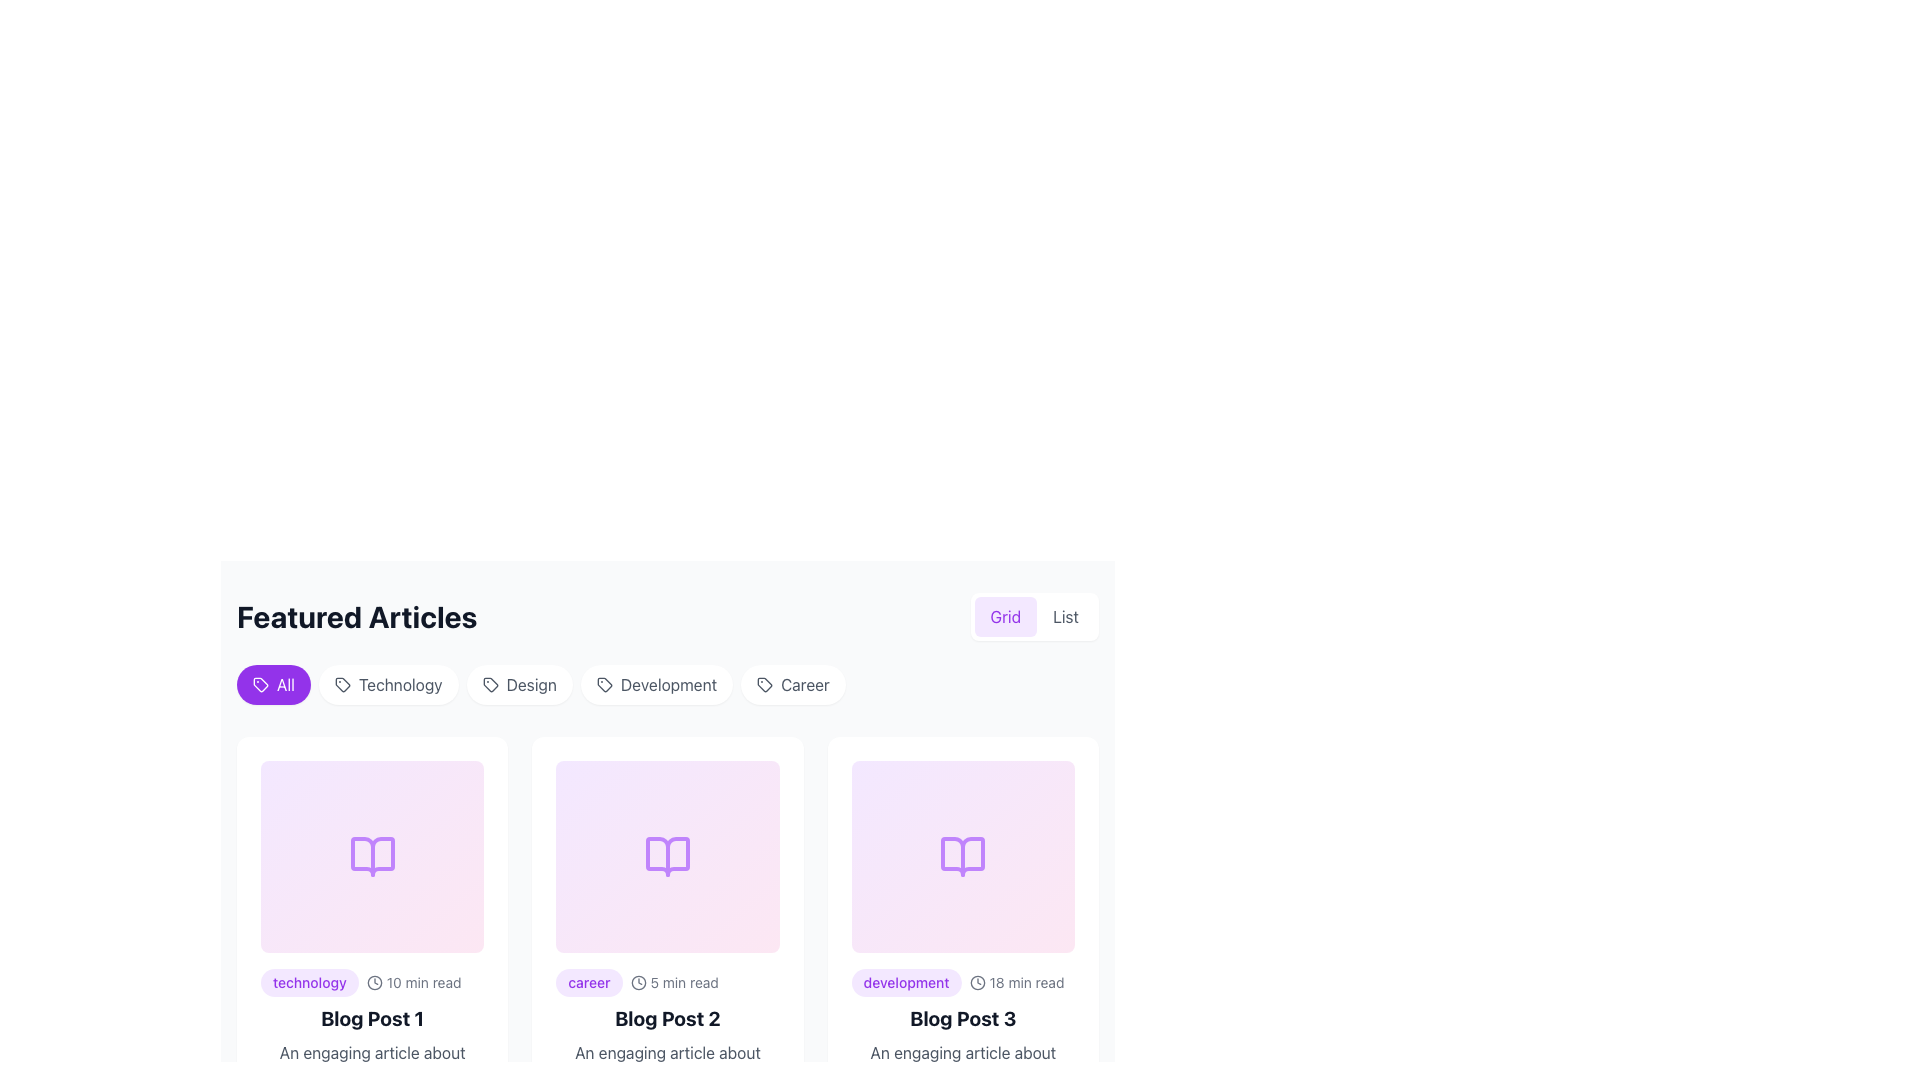  I want to click on the icon representing the first featured article, which is located within a gradient-filled, rounded square section above the text 'Blog Post 1', so click(372, 855).